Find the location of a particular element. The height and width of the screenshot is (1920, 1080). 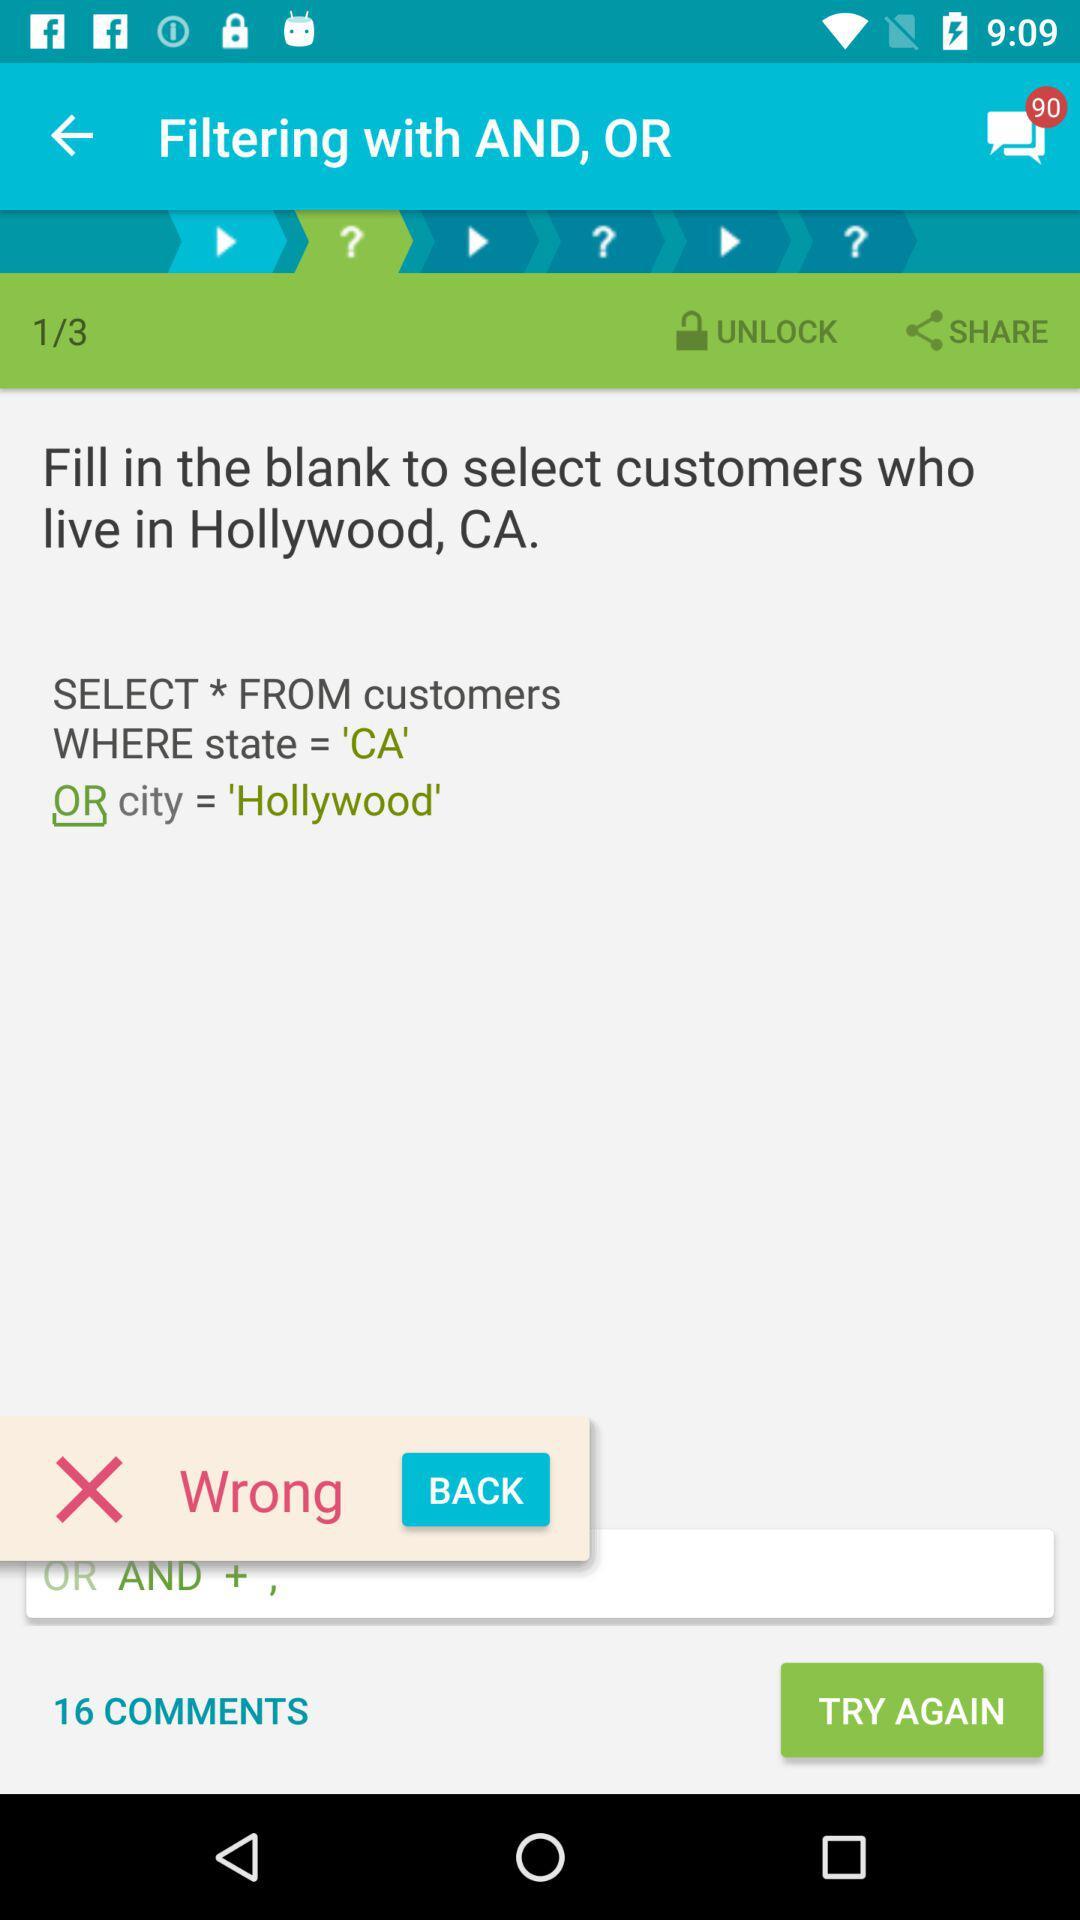

item to the right of 16 comments item is located at coordinates (911, 1708).